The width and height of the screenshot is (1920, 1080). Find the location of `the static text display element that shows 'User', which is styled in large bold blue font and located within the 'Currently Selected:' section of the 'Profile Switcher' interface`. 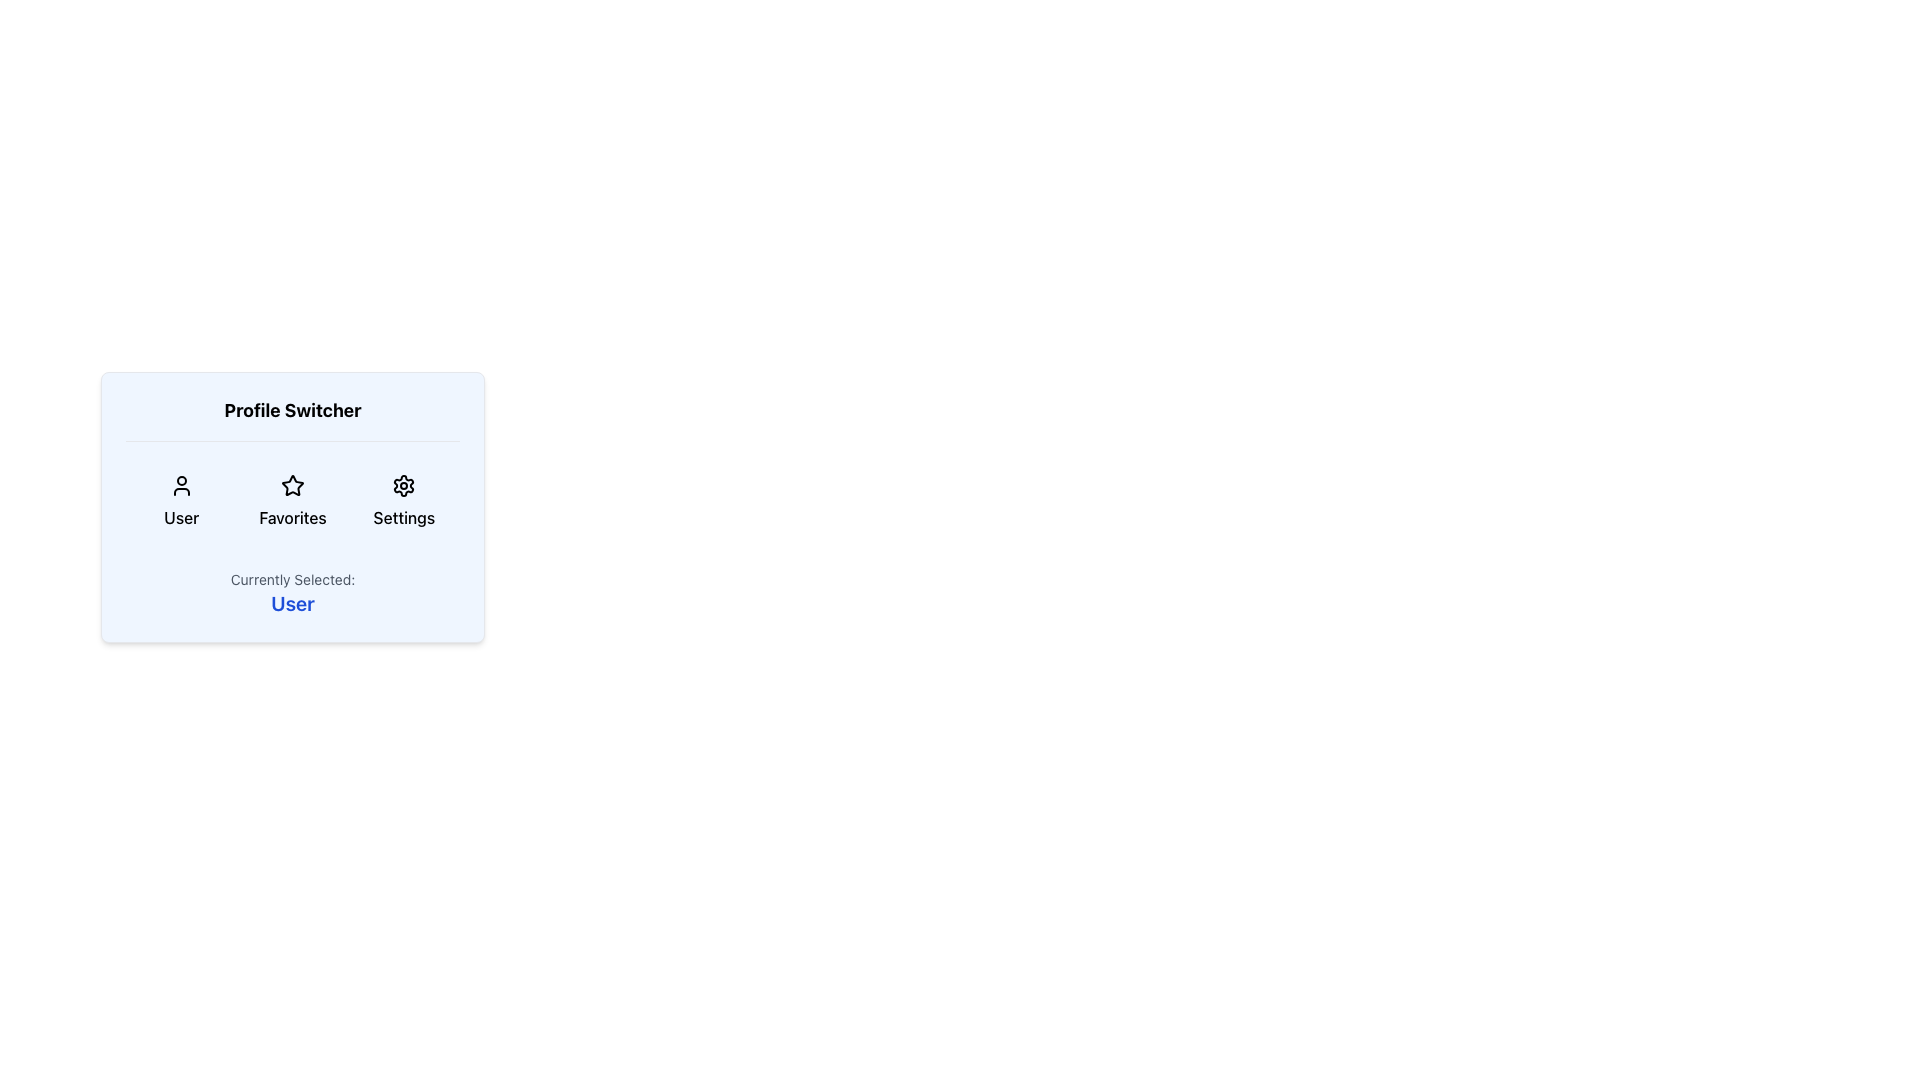

the static text display element that shows 'User', which is styled in large bold blue font and located within the 'Currently Selected:' section of the 'Profile Switcher' interface is located at coordinates (291, 603).